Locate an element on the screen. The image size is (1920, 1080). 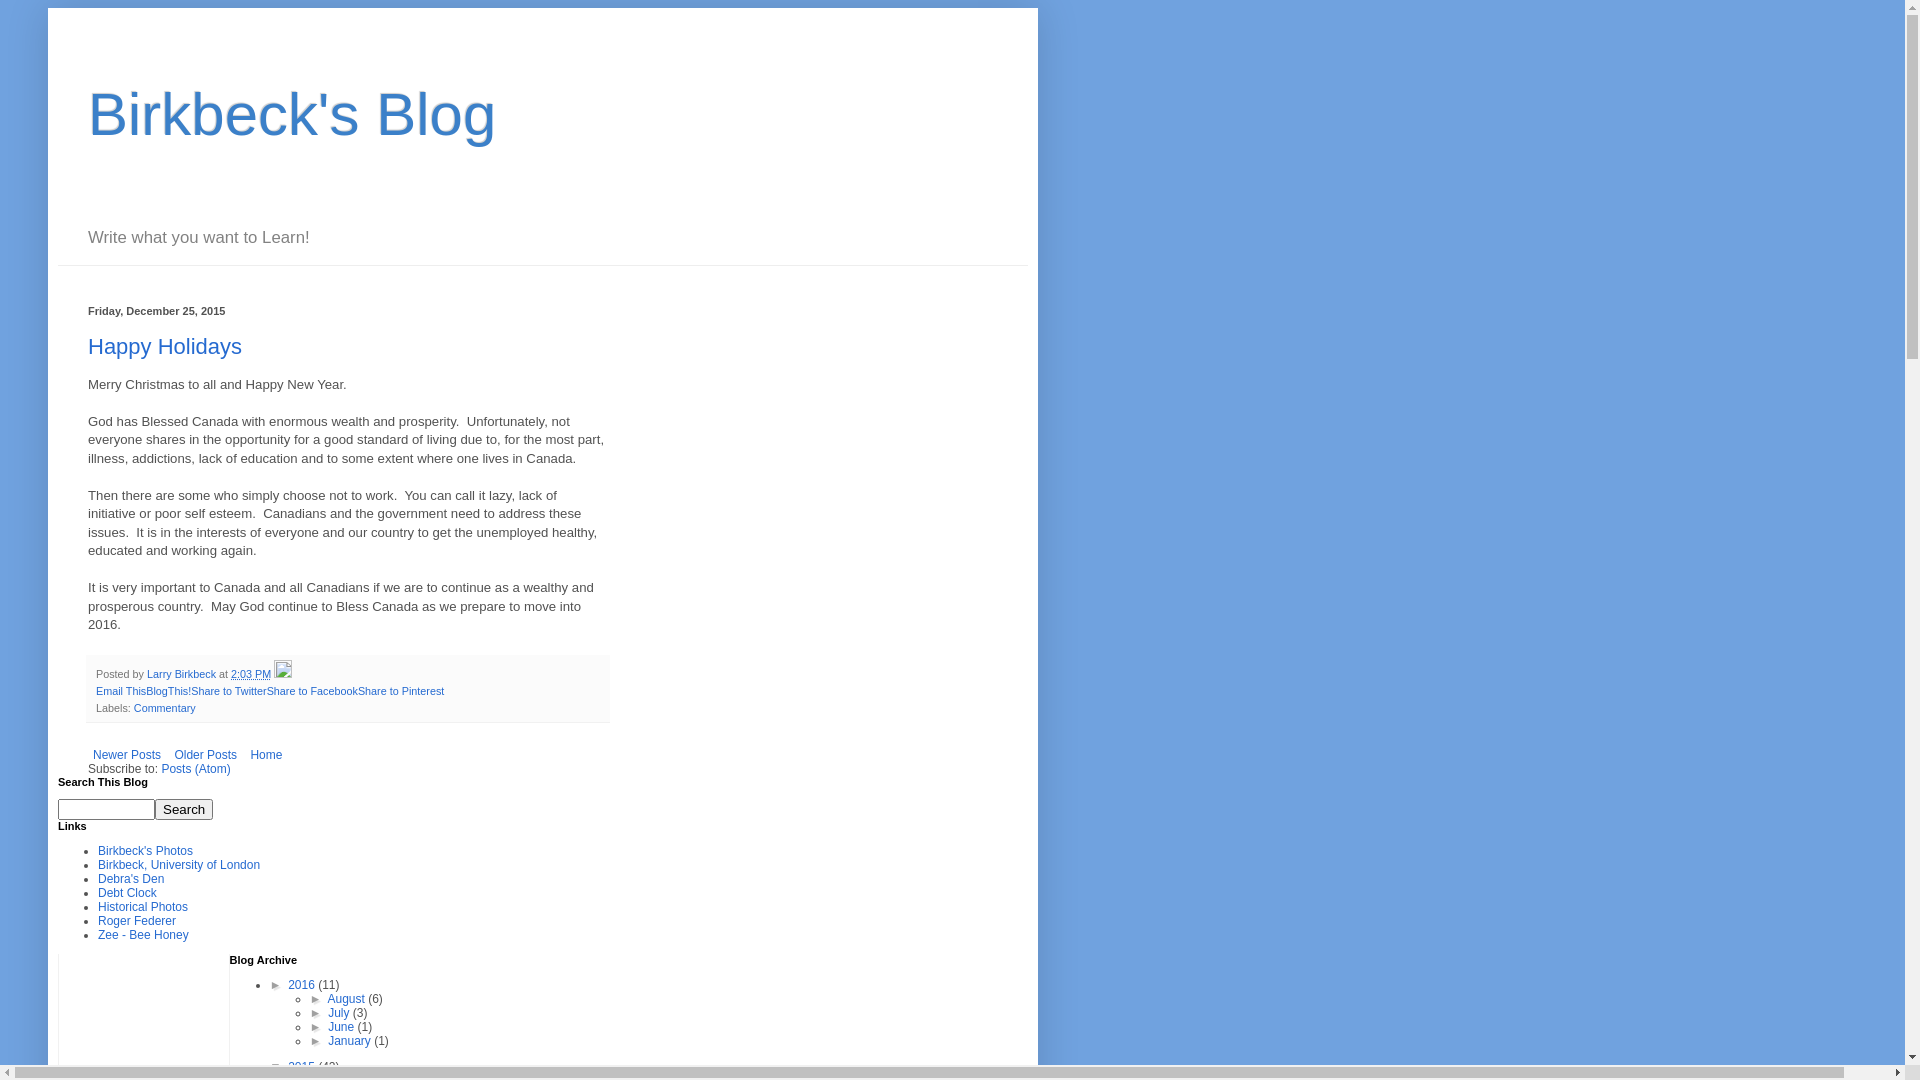
'Share to Twitter' is located at coordinates (228, 689).